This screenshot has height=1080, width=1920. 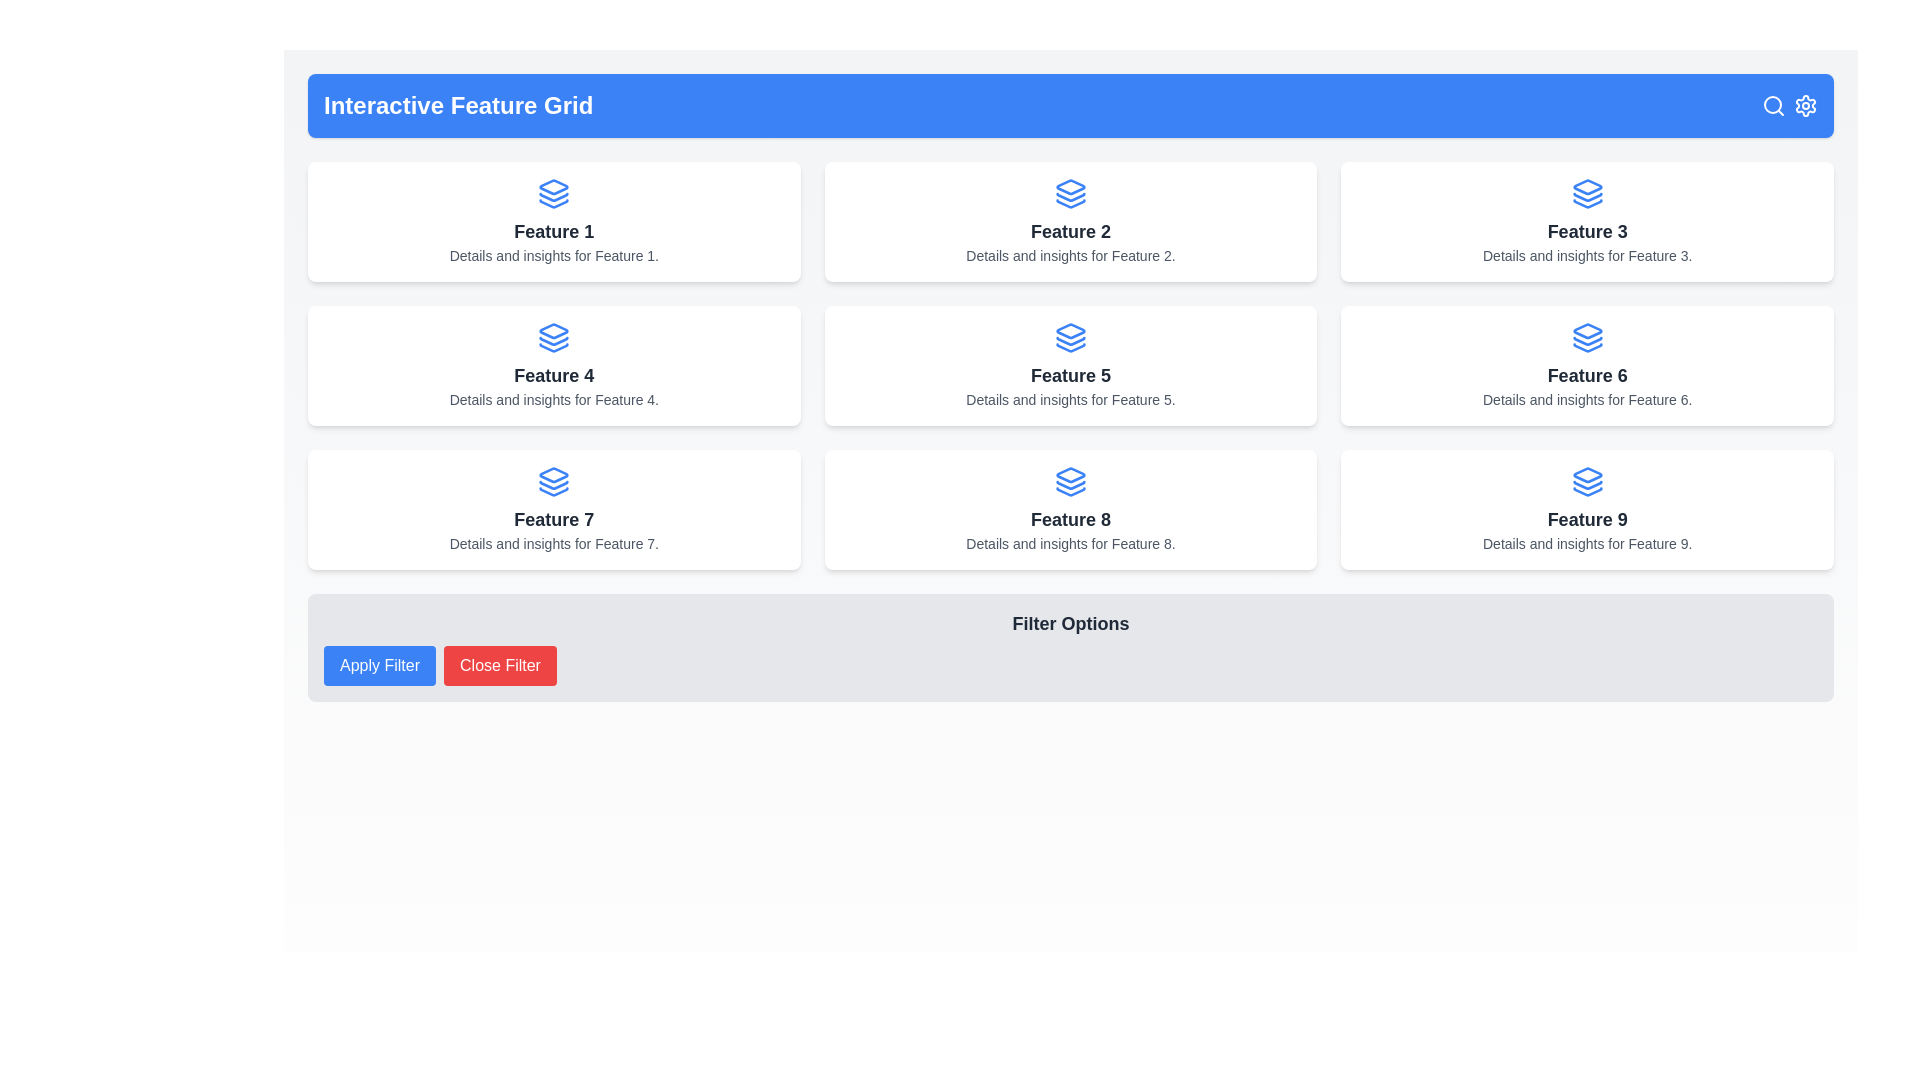 What do you see at coordinates (1069, 346) in the screenshot?
I see `Icon decoration layer, which is the bottommost layer of the icon associated with Feature 5, located in the second row, middle column of the grid` at bounding box center [1069, 346].